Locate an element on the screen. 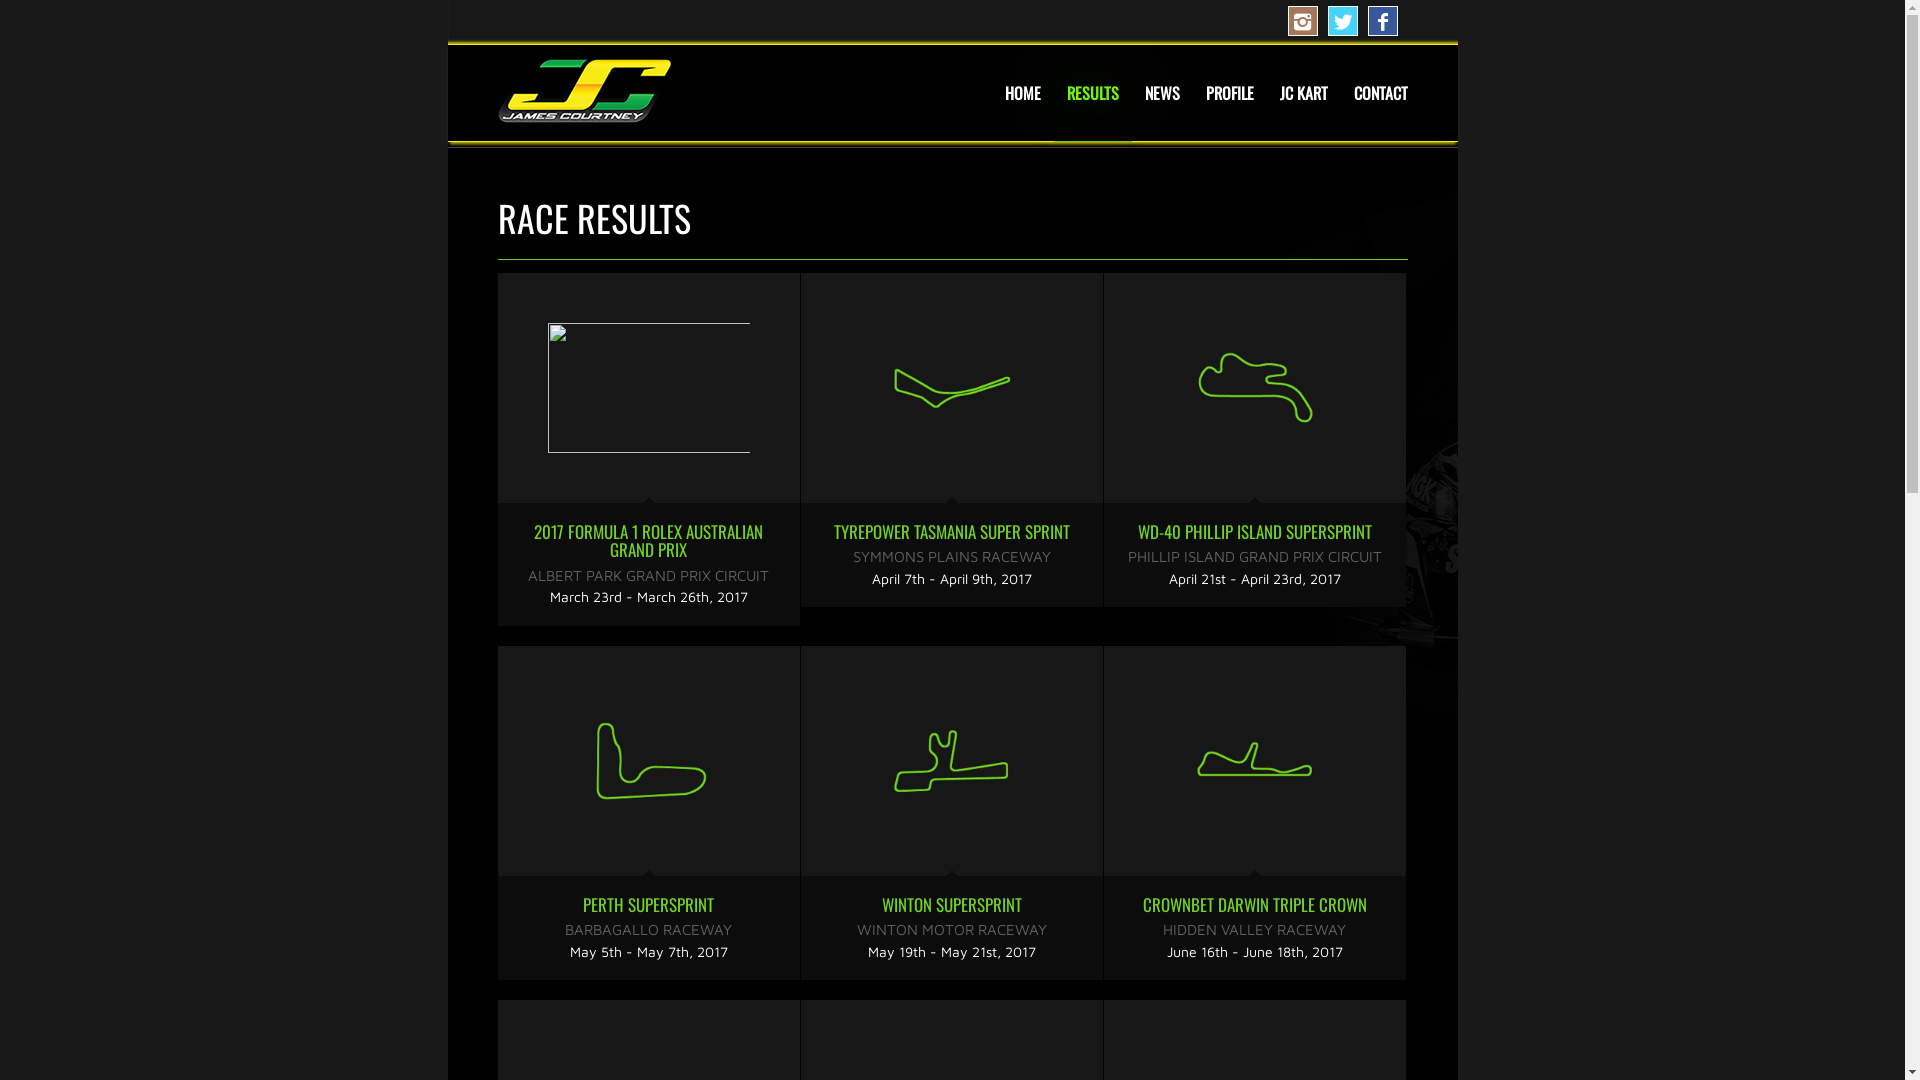  'RESULTS' is located at coordinates (1092, 92).